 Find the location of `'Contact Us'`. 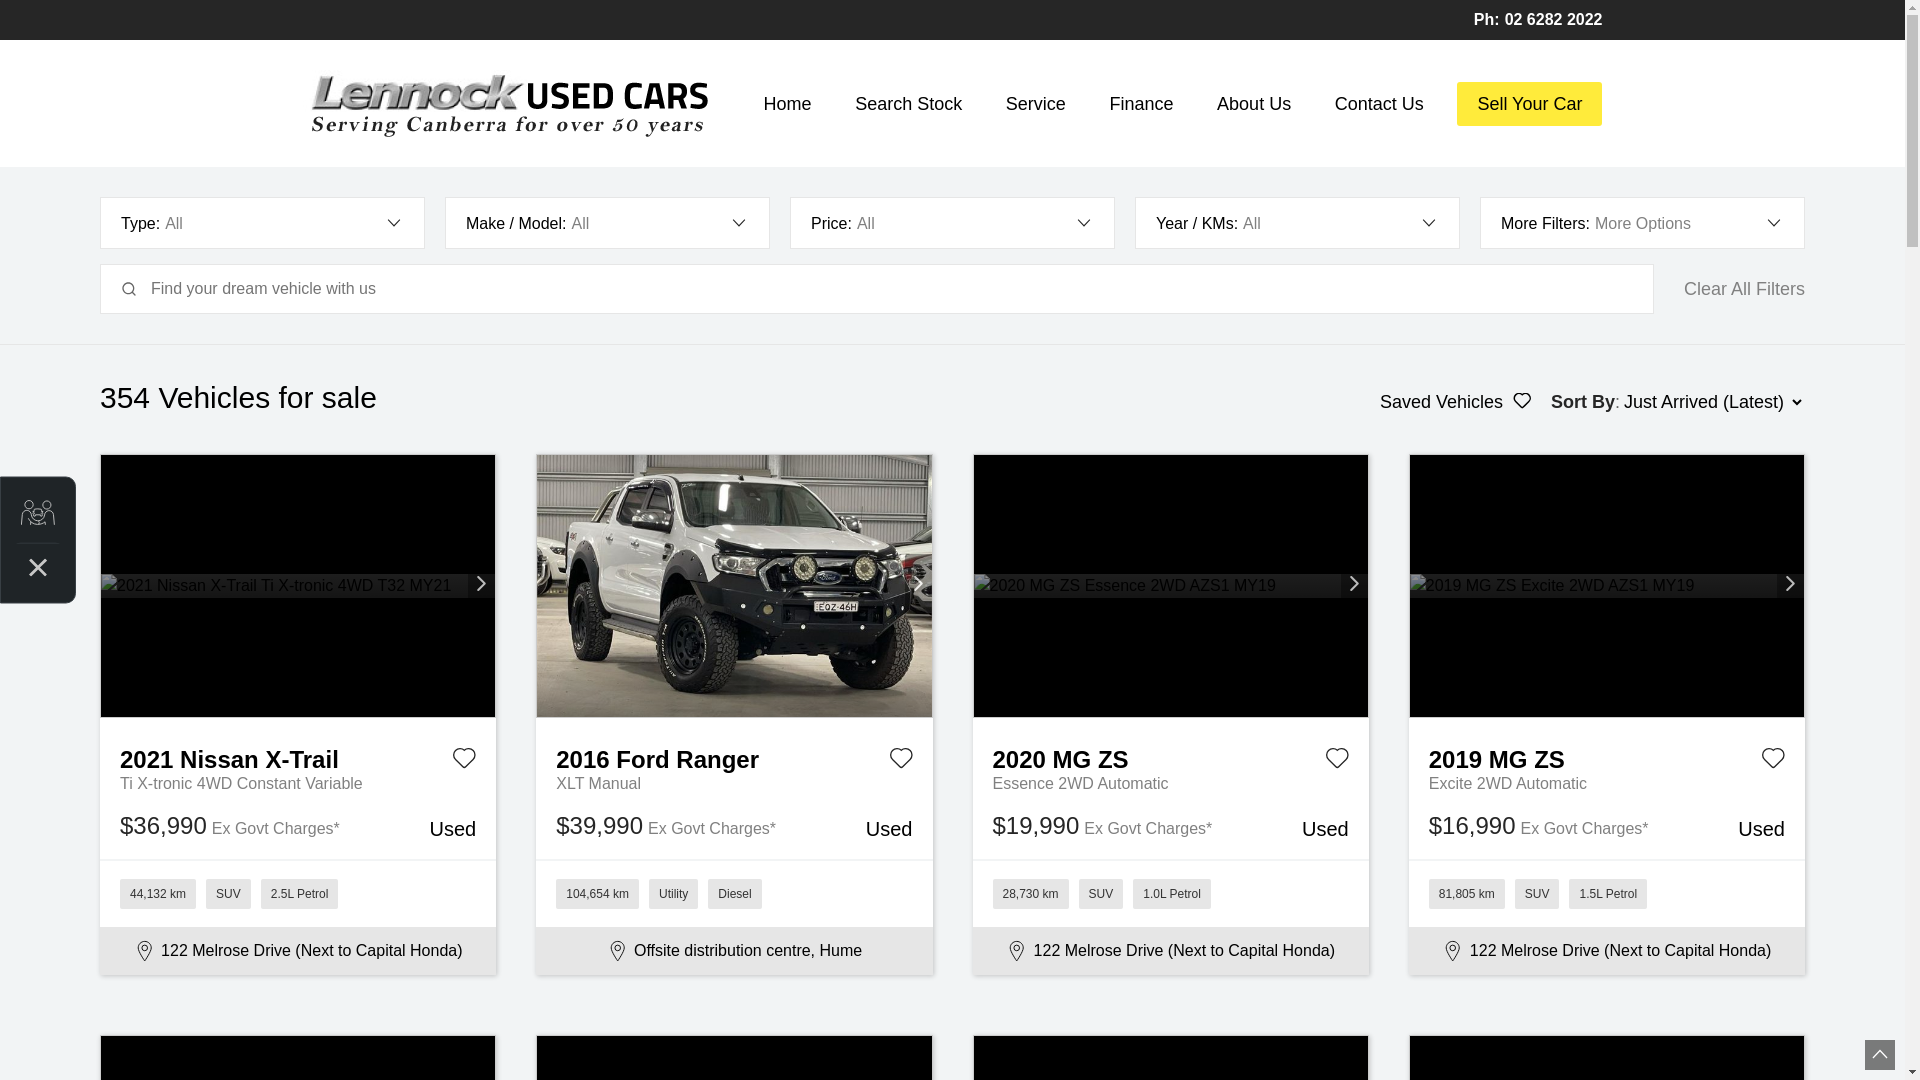

'Contact Us' is located at coordinates (1378, 104).